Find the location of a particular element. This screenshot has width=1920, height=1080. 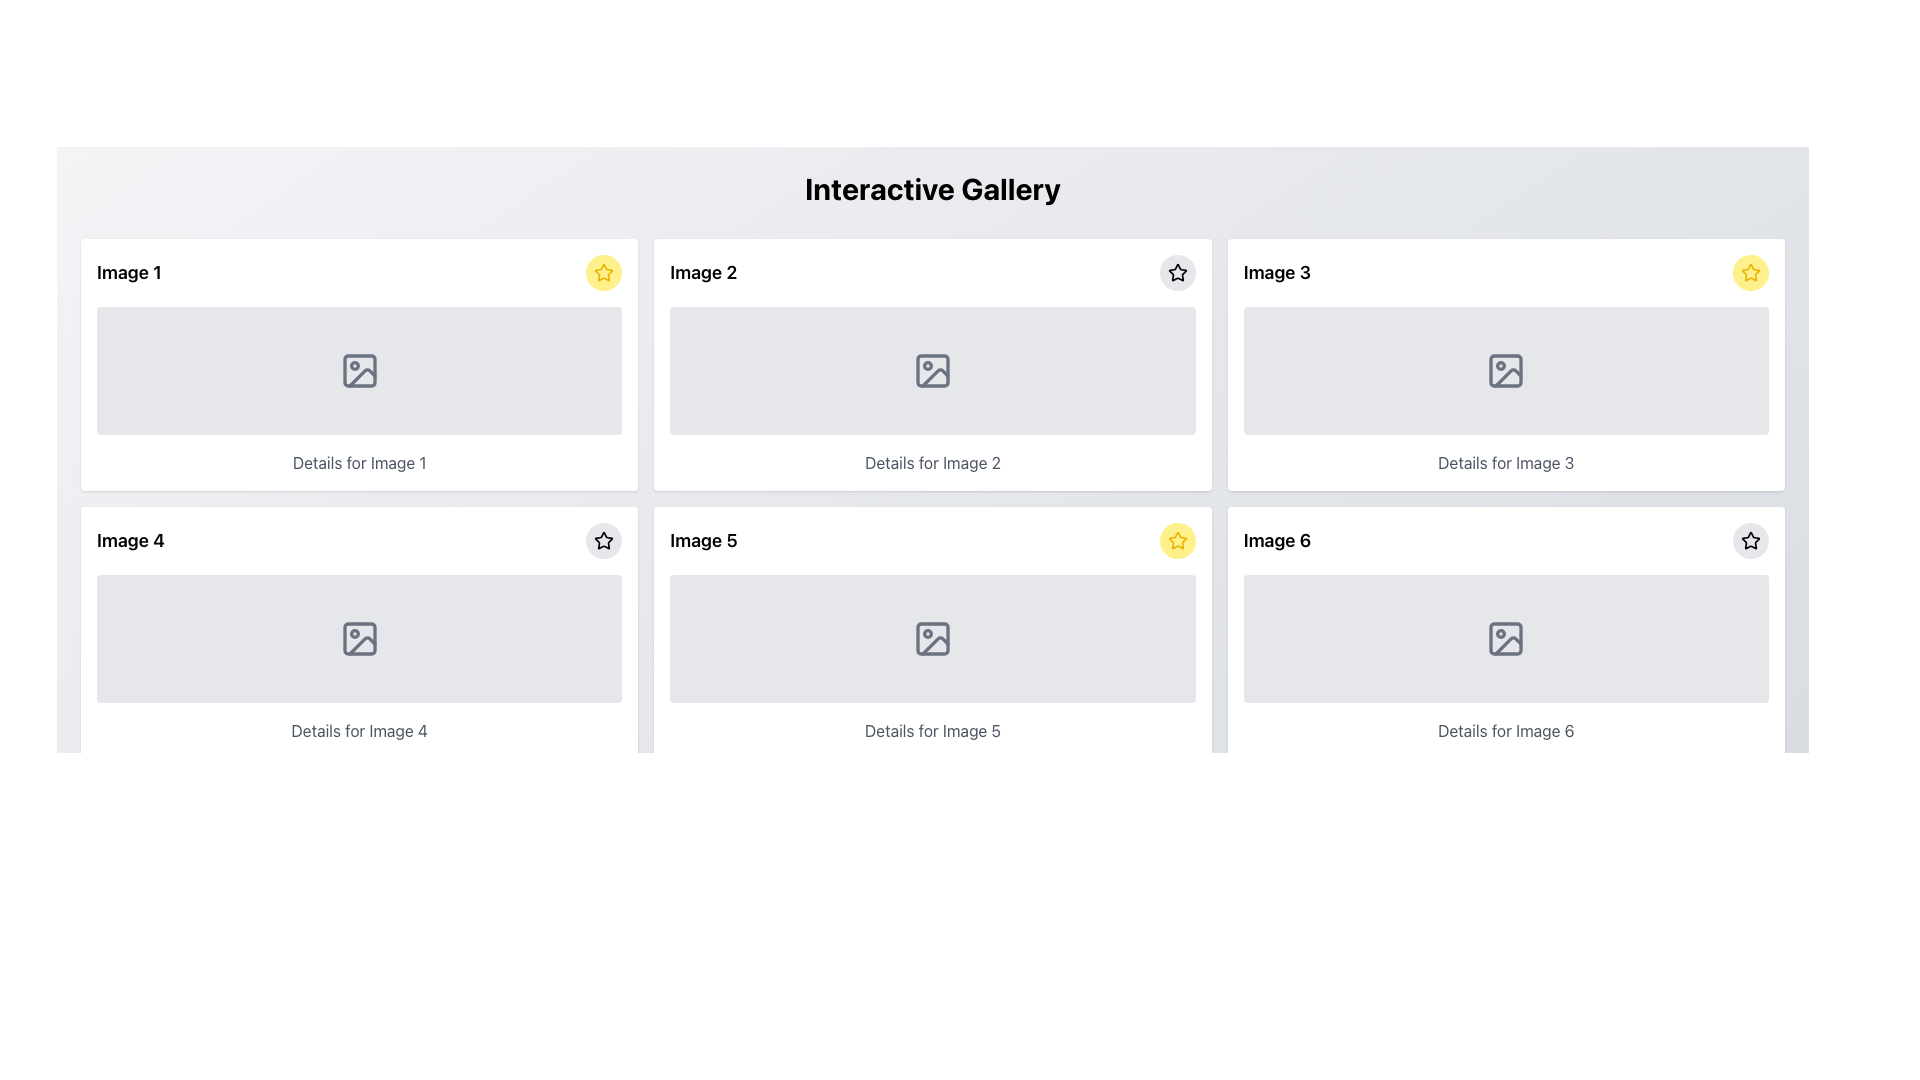

the circular yellow button with a bold star icon in the top-right corner of the 'Image 3' card header is located at coordinates (1750, 273).